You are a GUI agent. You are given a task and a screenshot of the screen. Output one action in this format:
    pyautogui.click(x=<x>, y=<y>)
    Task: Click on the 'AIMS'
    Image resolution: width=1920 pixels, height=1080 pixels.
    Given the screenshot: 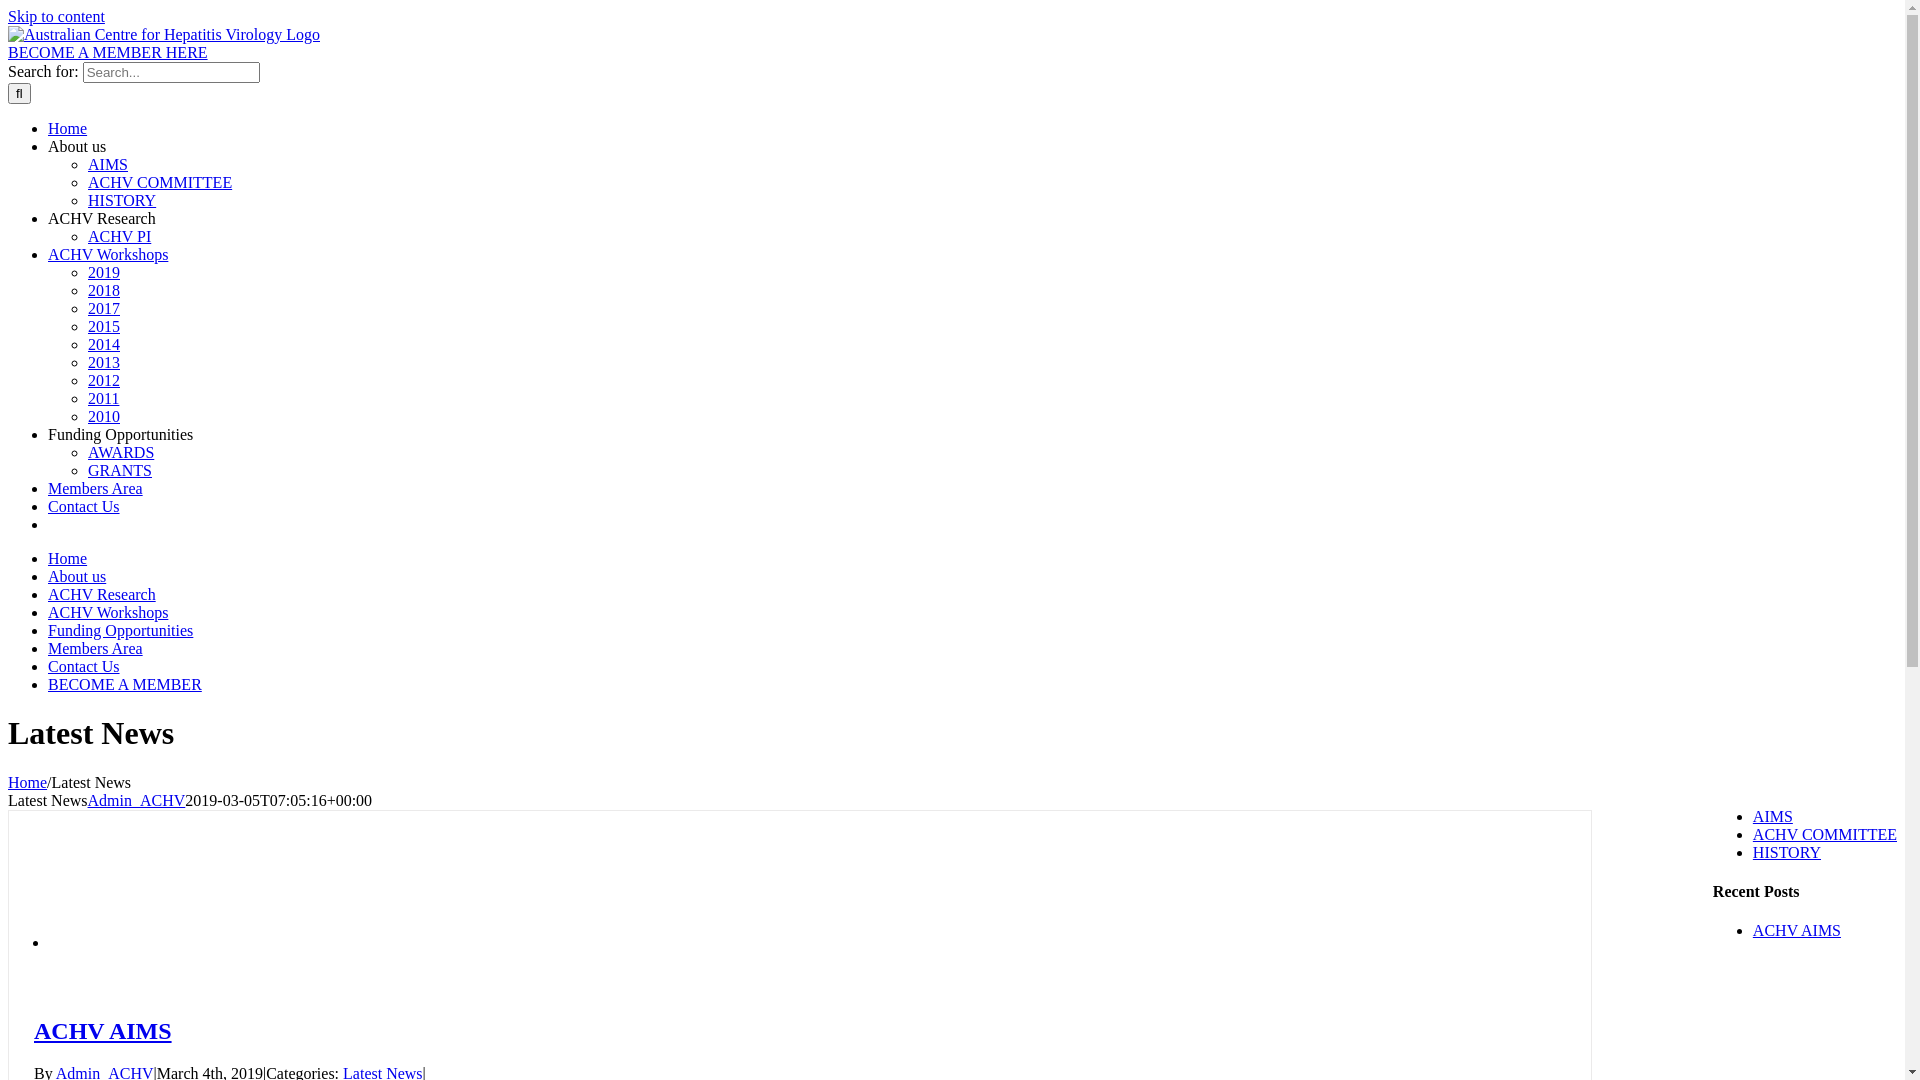 What is the action you would take?
    pyautogui.click(x=1772, y=816)
    